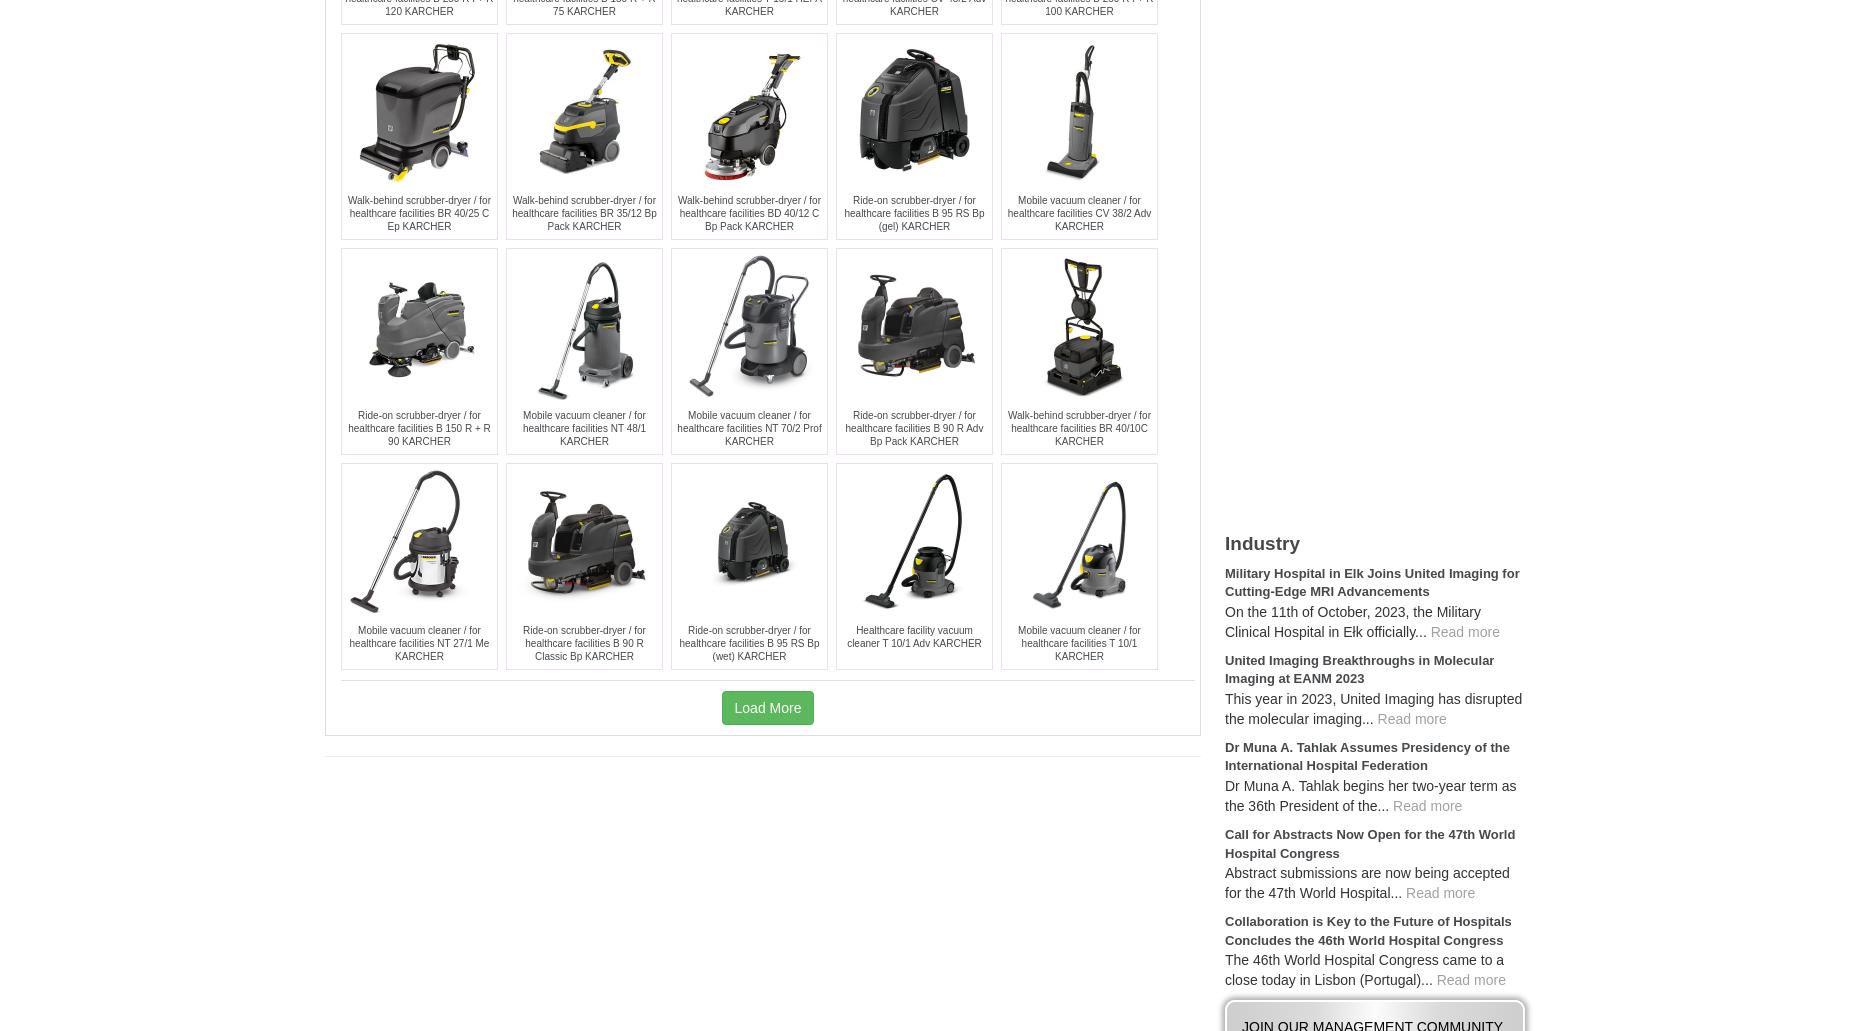  What do you see at coordinates (1365, 883) in the screenshot?
I see `'Abstract submissions are now being accepted for the 47th World Hospital...'` at bounding box center [1365, 883].